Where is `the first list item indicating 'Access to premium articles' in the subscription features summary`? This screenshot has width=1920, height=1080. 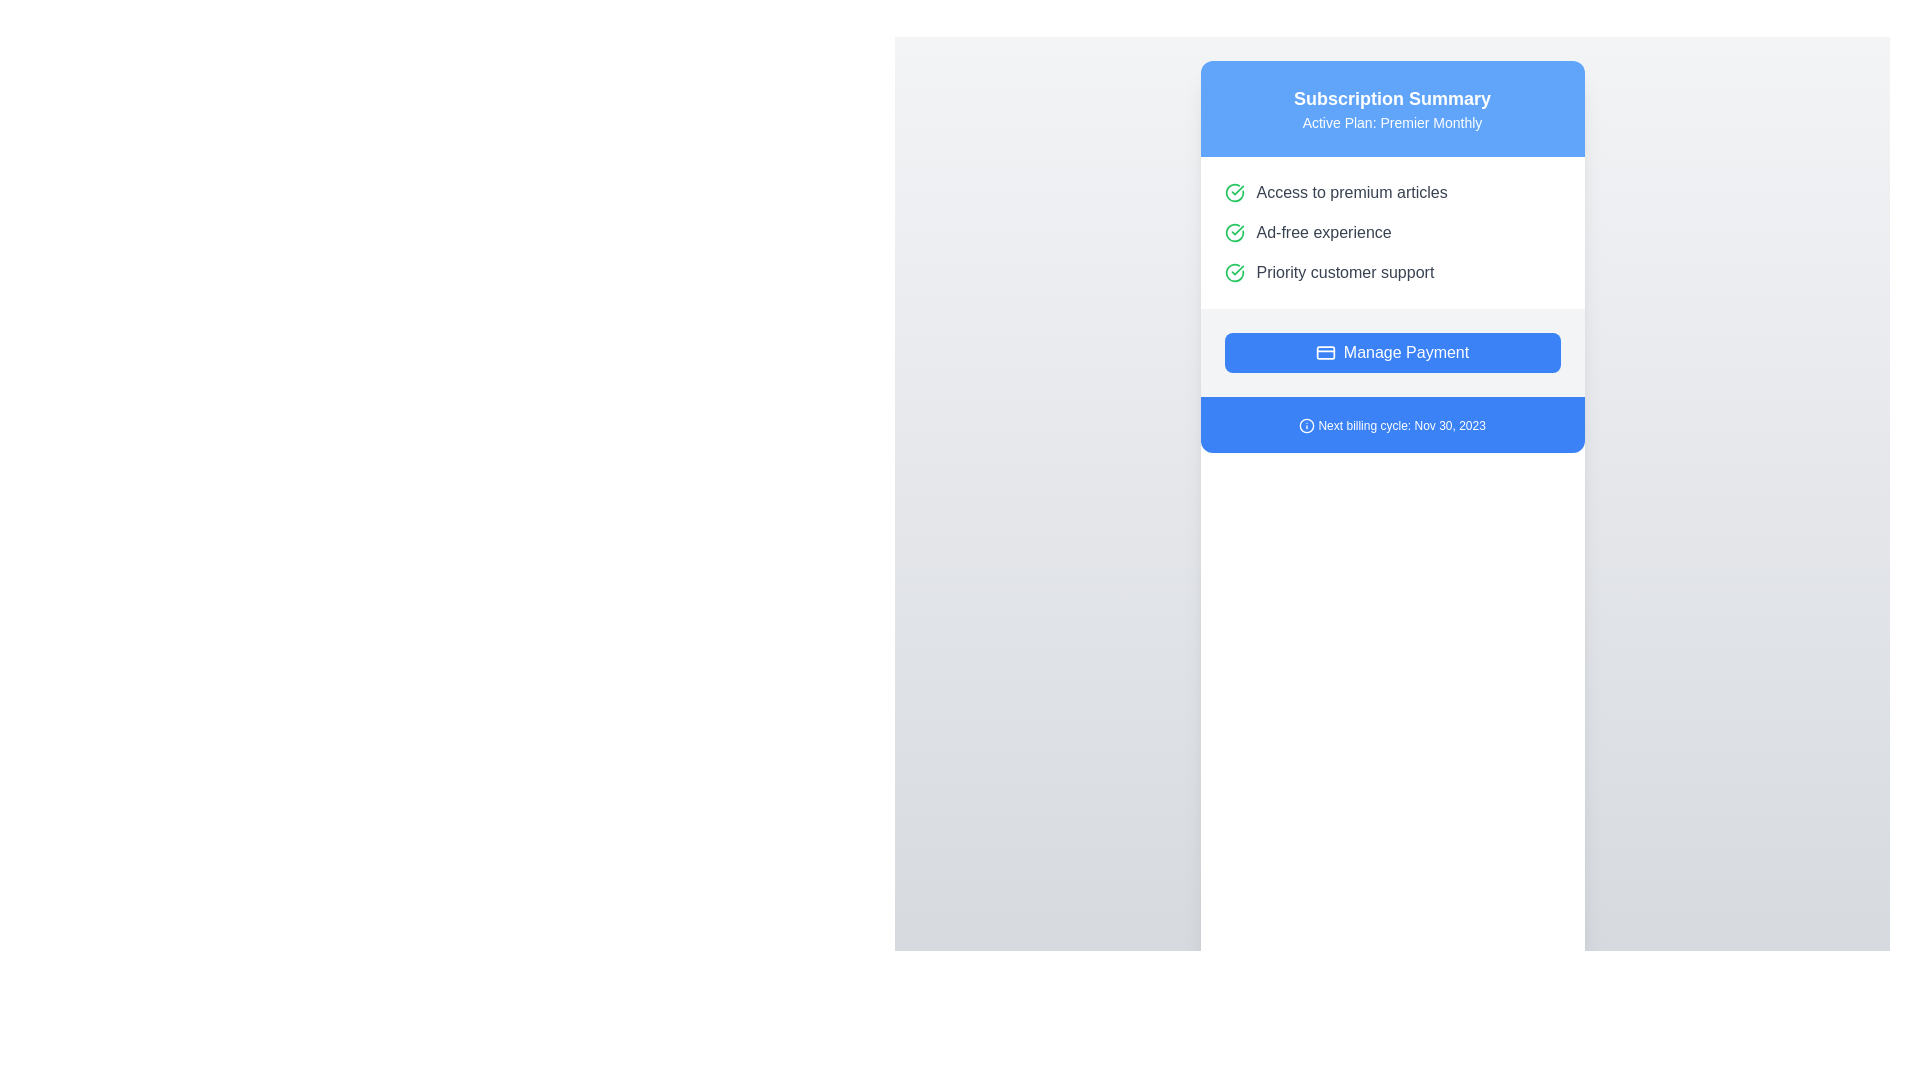 the first list item indicating 'Access to premium articles' in the subscription features summary is located at coordinates (1391, 192).